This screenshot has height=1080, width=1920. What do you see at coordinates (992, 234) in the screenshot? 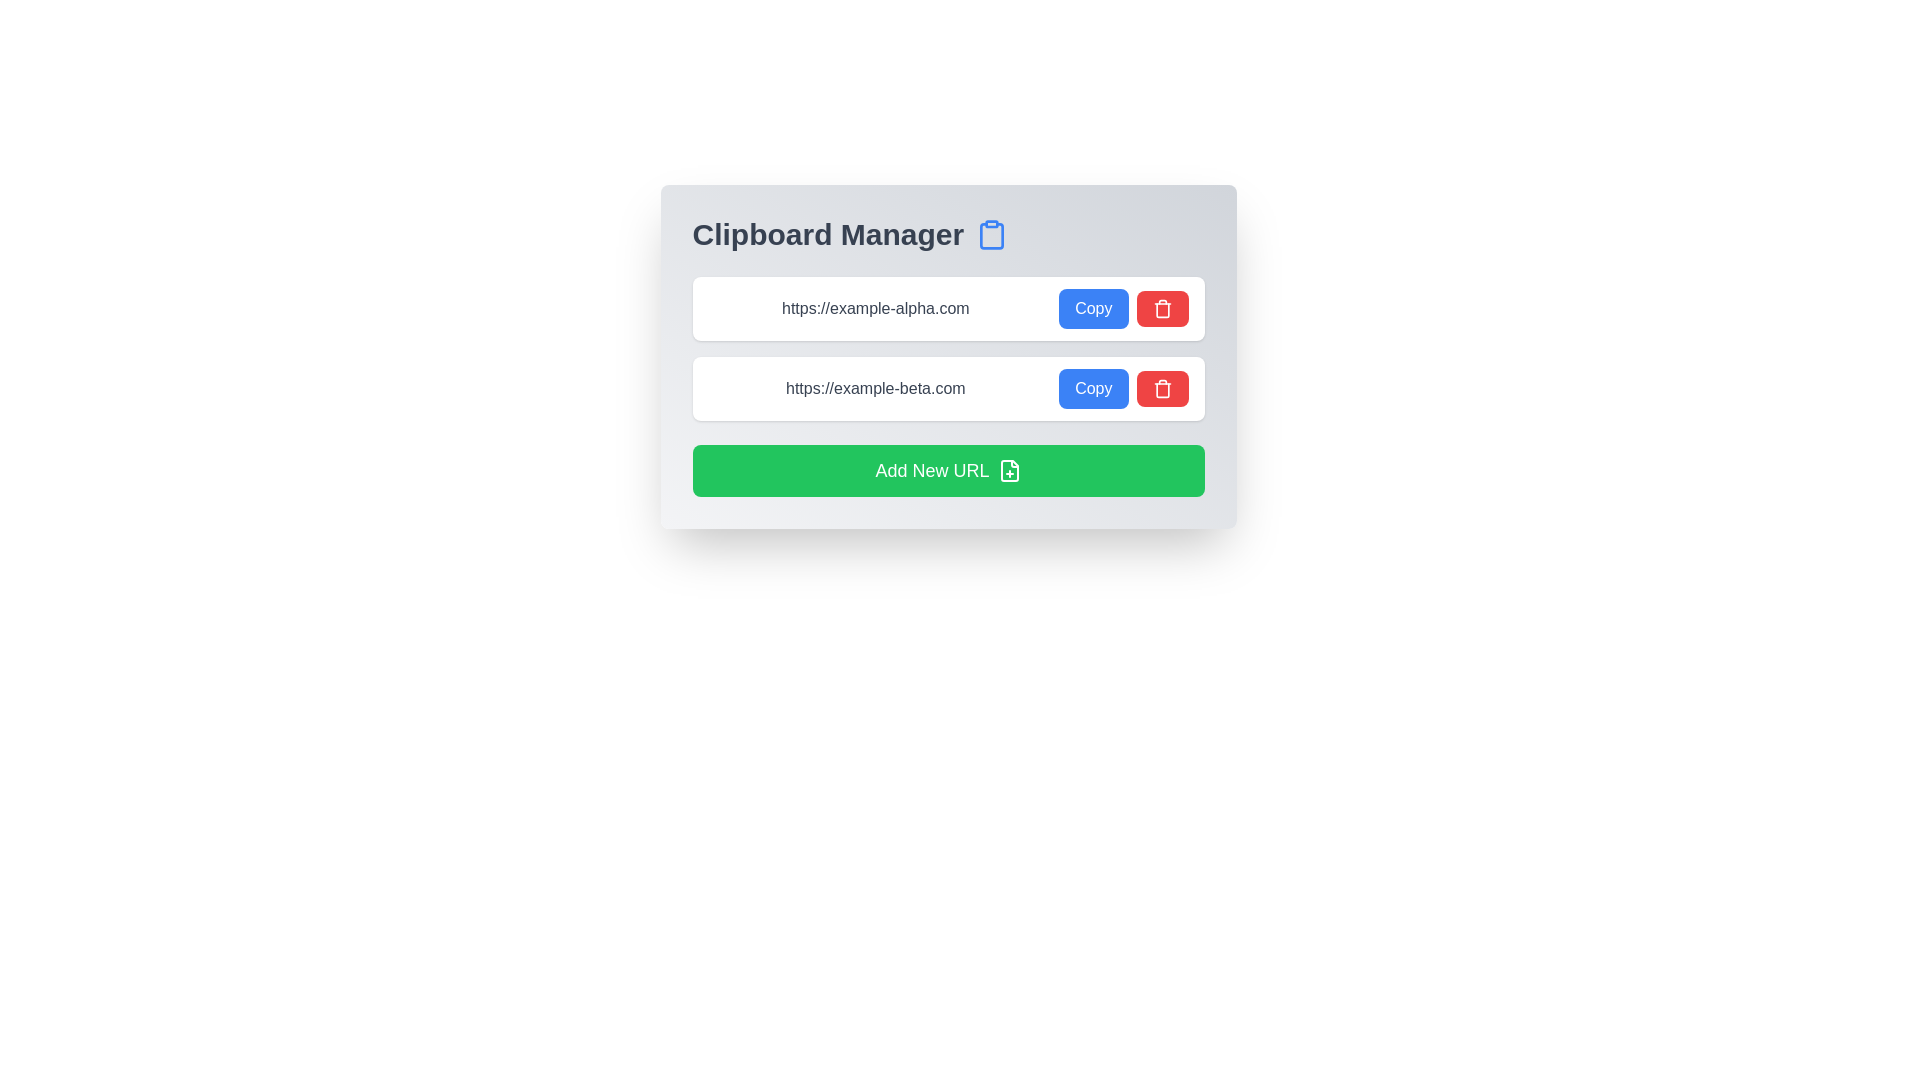
I see `the clipboard icon representing the 'Clipboard Manager', located in the header region next to the text 'Clipboard Manager'` at bounding box center [992, 234].